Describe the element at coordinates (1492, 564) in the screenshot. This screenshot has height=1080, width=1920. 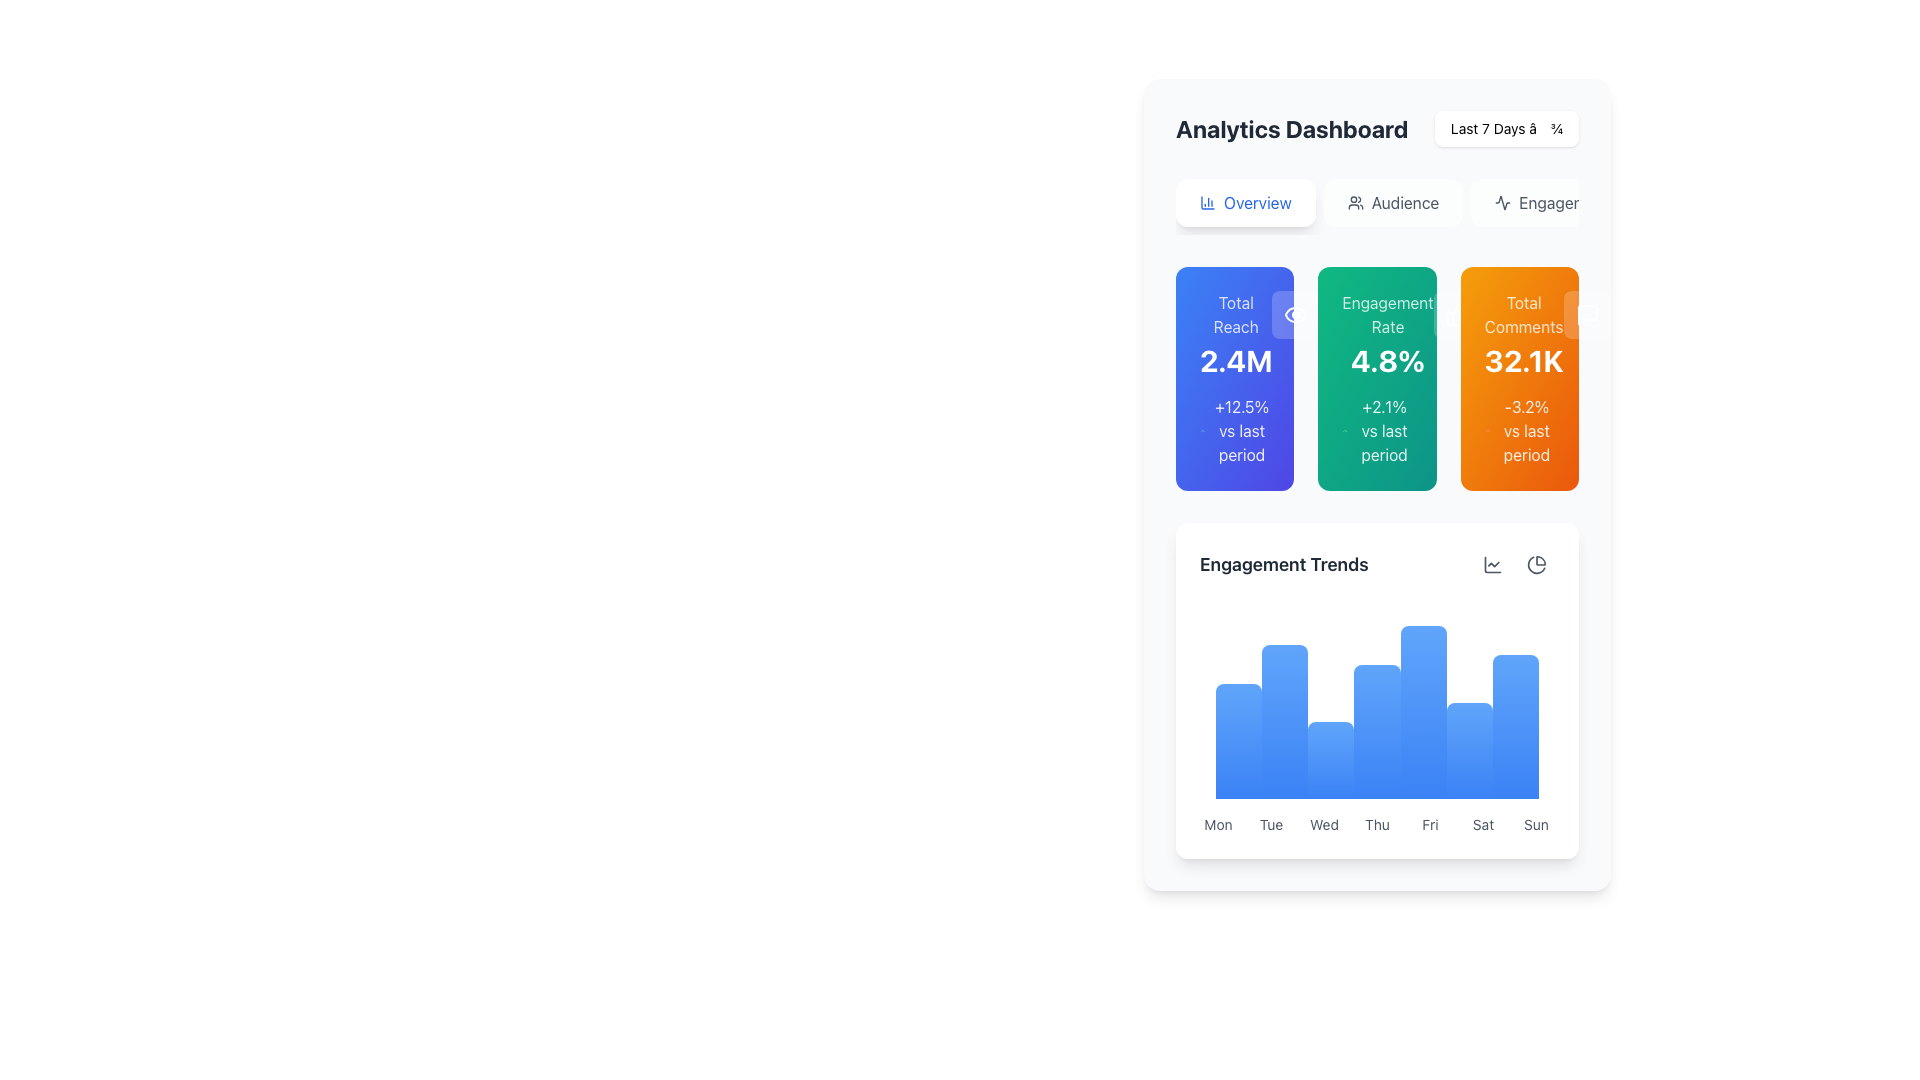
I see `the Icon button with hover styling that serves as a control for line chart analytics` at that location.